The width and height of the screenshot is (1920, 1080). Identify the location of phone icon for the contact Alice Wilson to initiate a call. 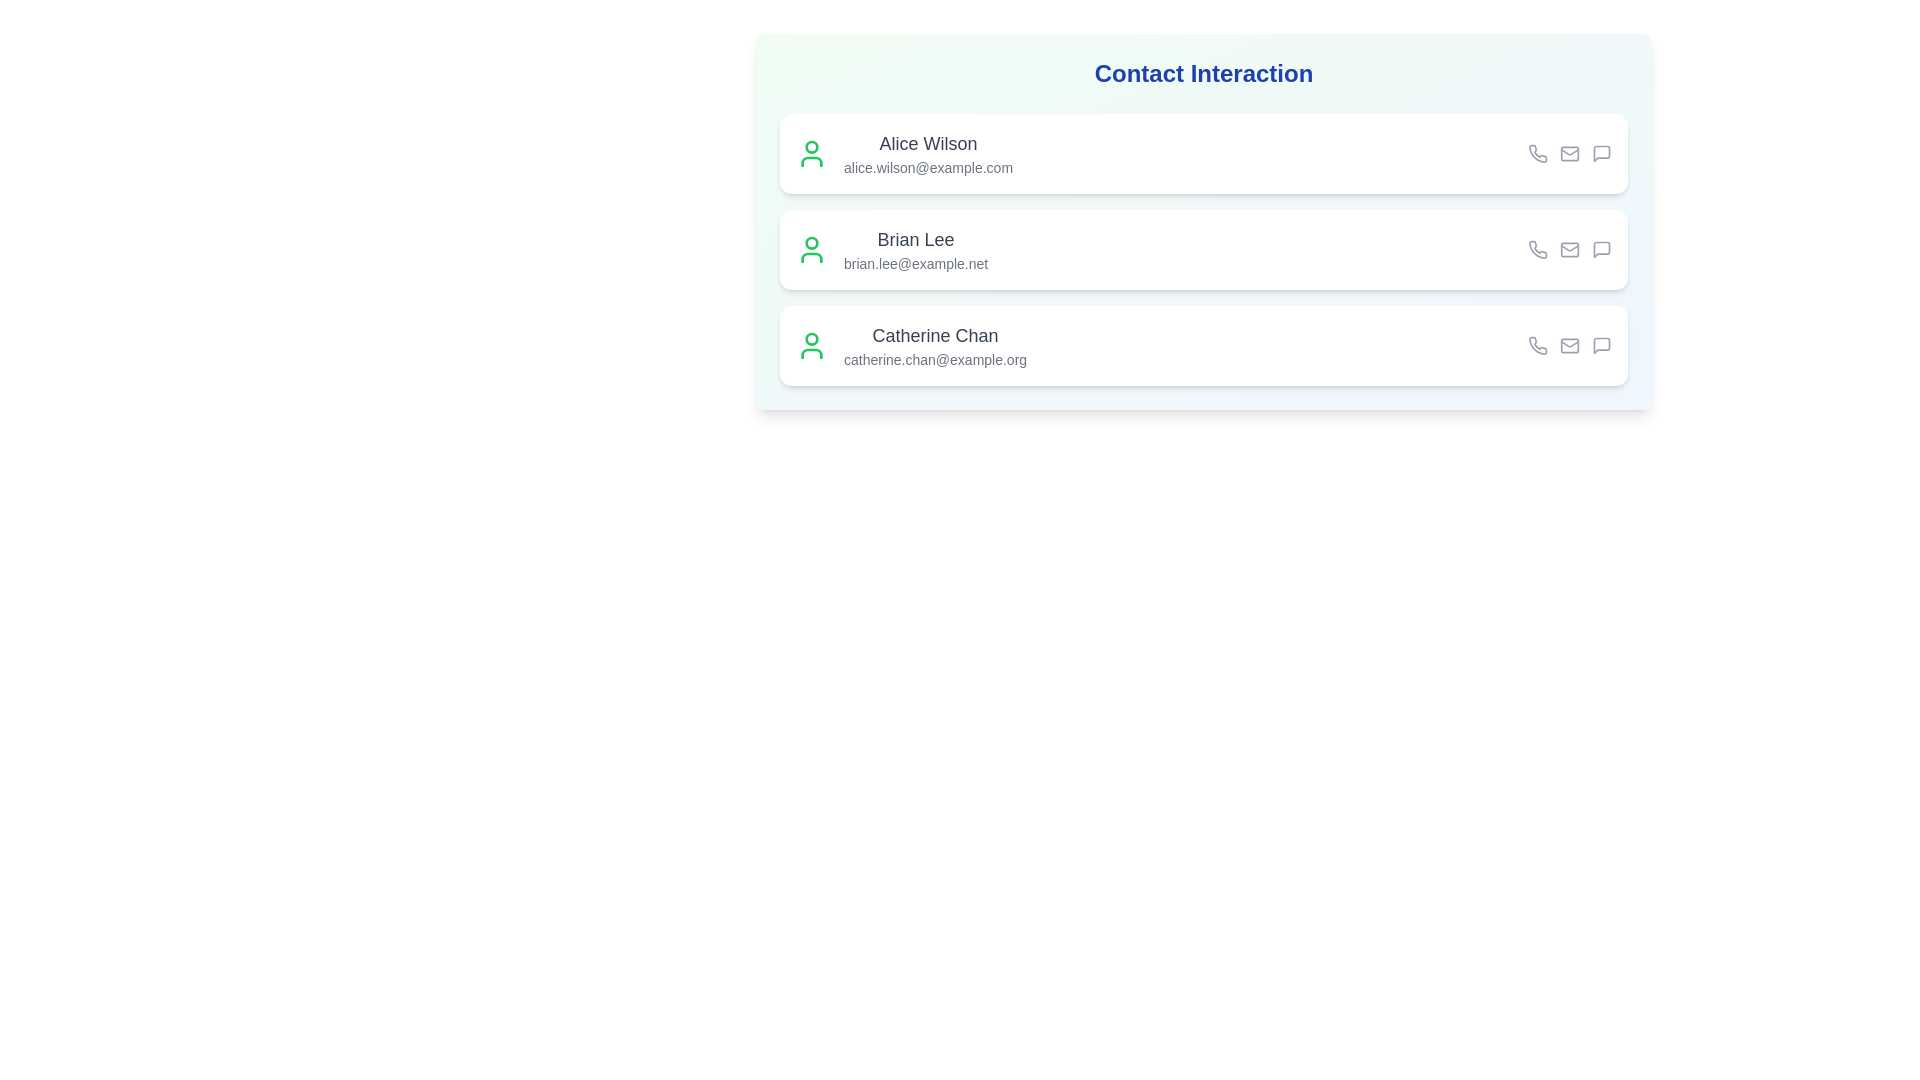
(1536, 153).